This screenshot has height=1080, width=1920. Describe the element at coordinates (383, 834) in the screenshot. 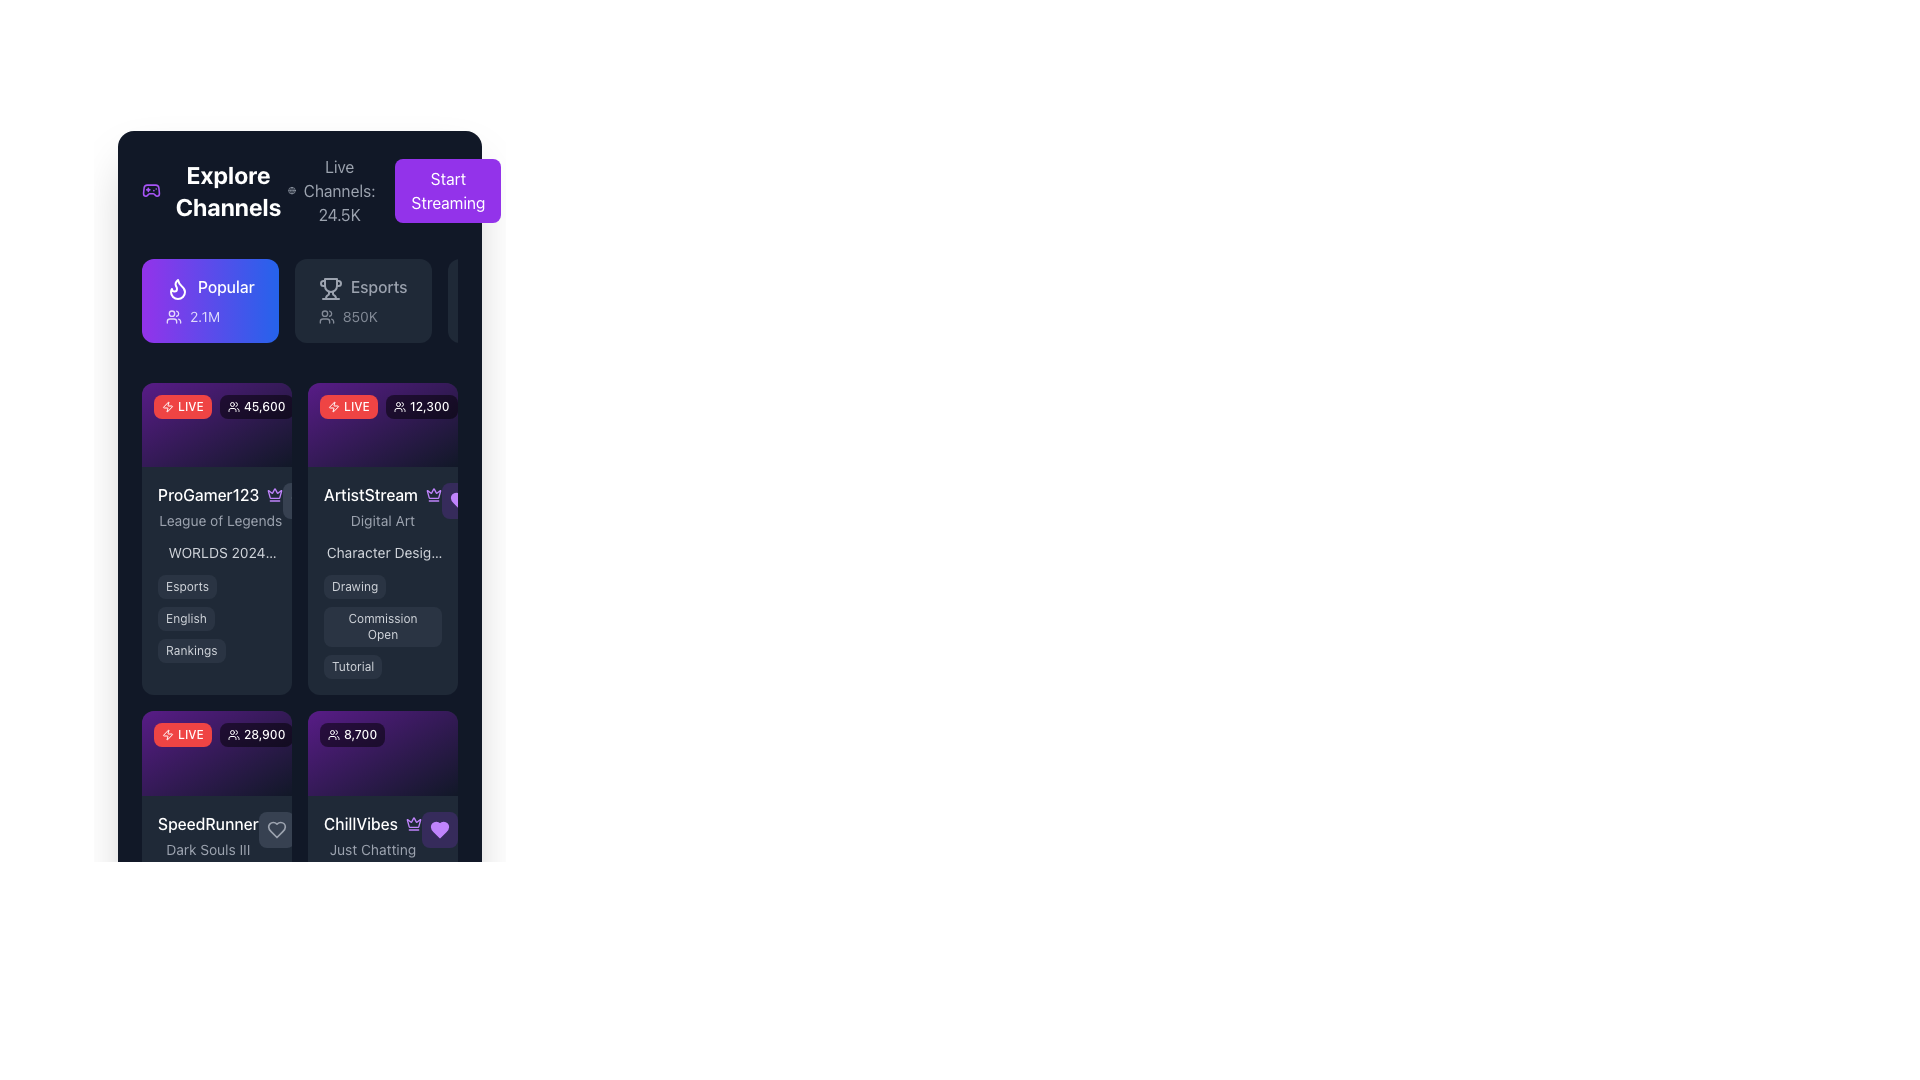

I see `the informational listing card for the 'ChillVibes' channel` at that location.